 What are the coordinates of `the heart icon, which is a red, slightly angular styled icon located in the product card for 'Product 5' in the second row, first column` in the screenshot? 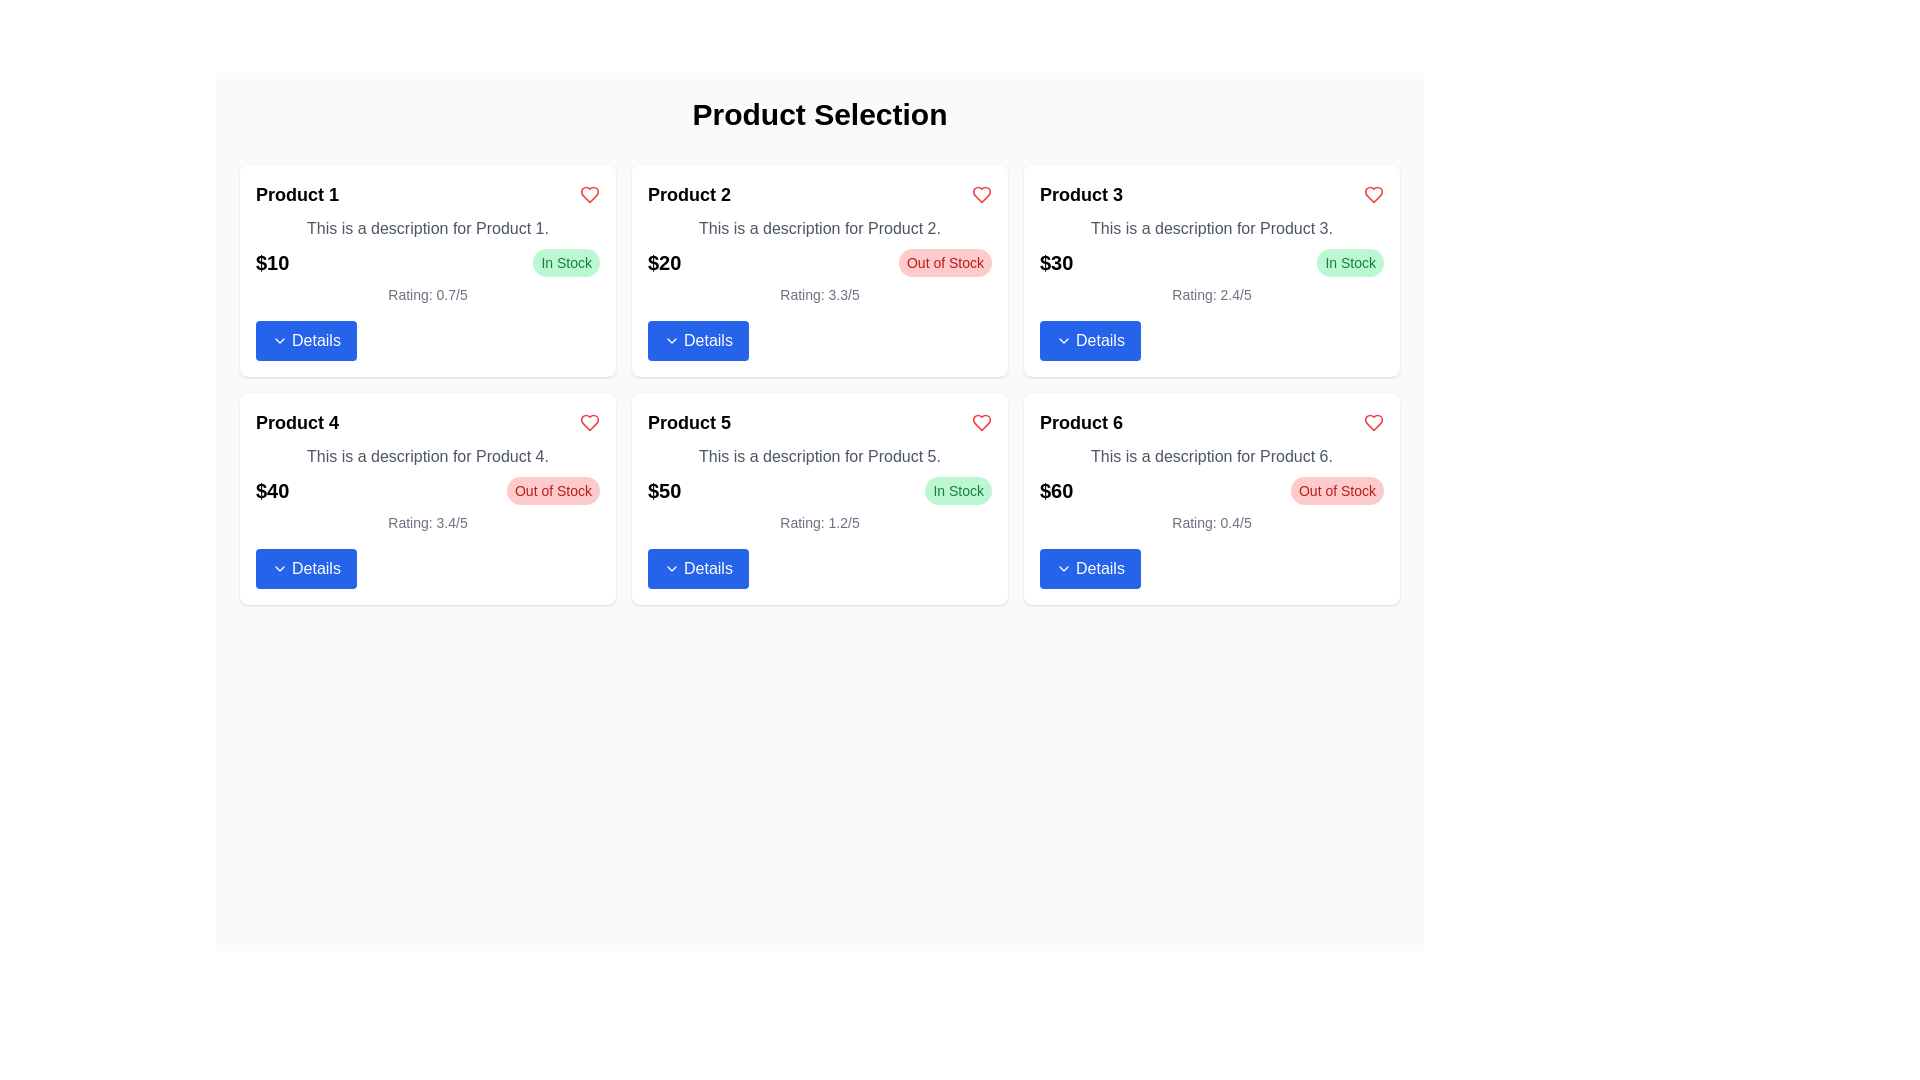 It's located at (982, 422).